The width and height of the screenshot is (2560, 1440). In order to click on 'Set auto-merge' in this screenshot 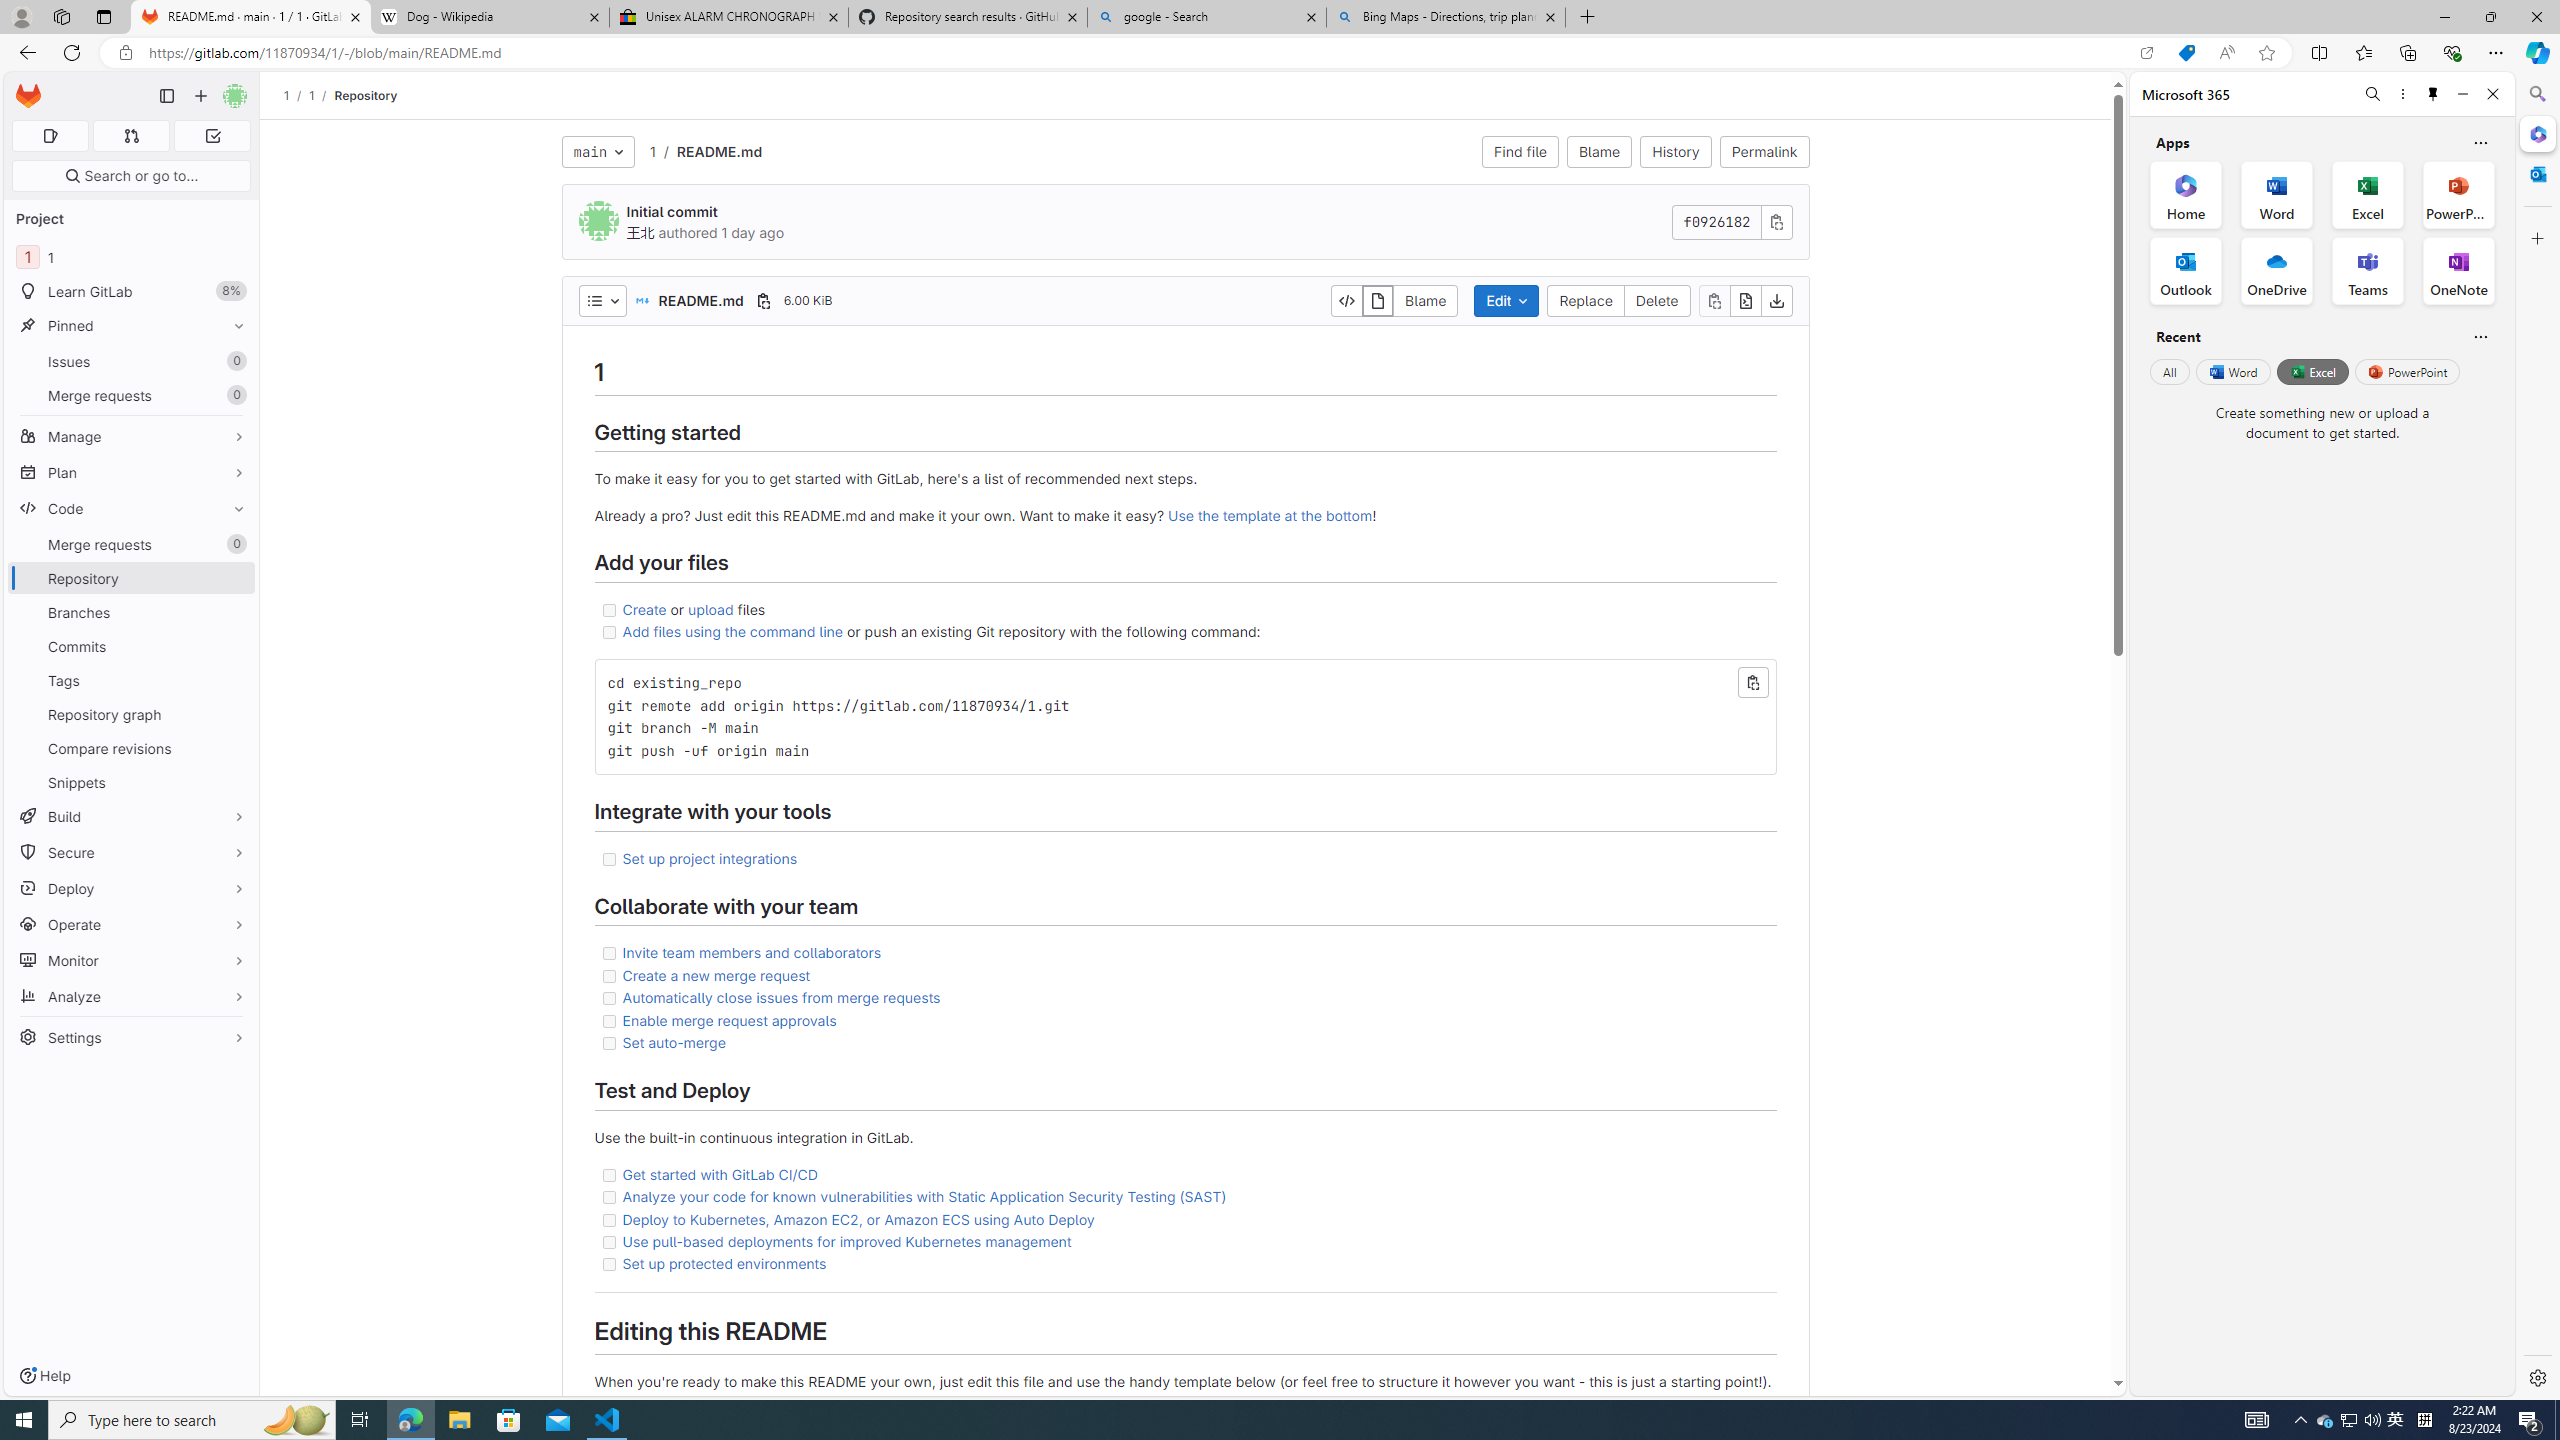, I will do `click(673, 1041)`.